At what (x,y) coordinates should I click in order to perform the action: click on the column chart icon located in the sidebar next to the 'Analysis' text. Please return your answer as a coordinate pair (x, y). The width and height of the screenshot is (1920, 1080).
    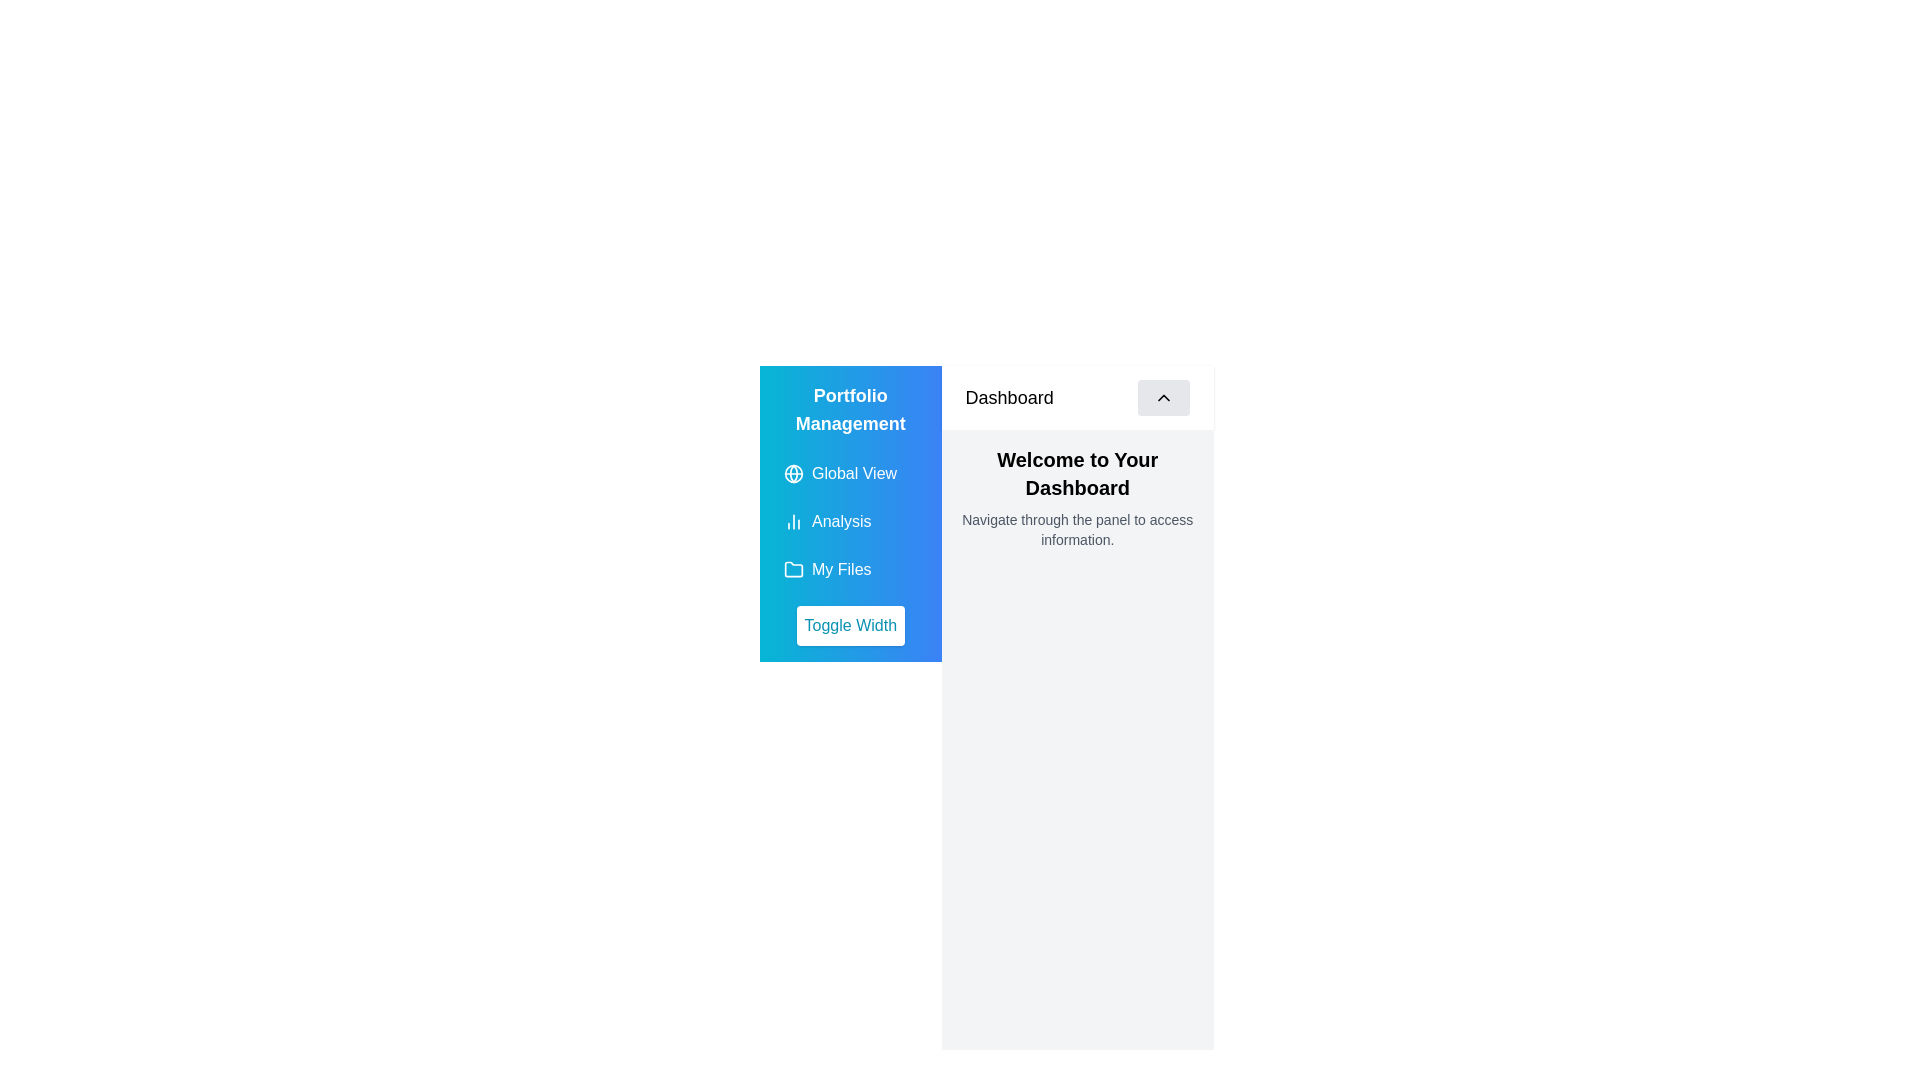
    Looking at the image, I should click on (792, 520).